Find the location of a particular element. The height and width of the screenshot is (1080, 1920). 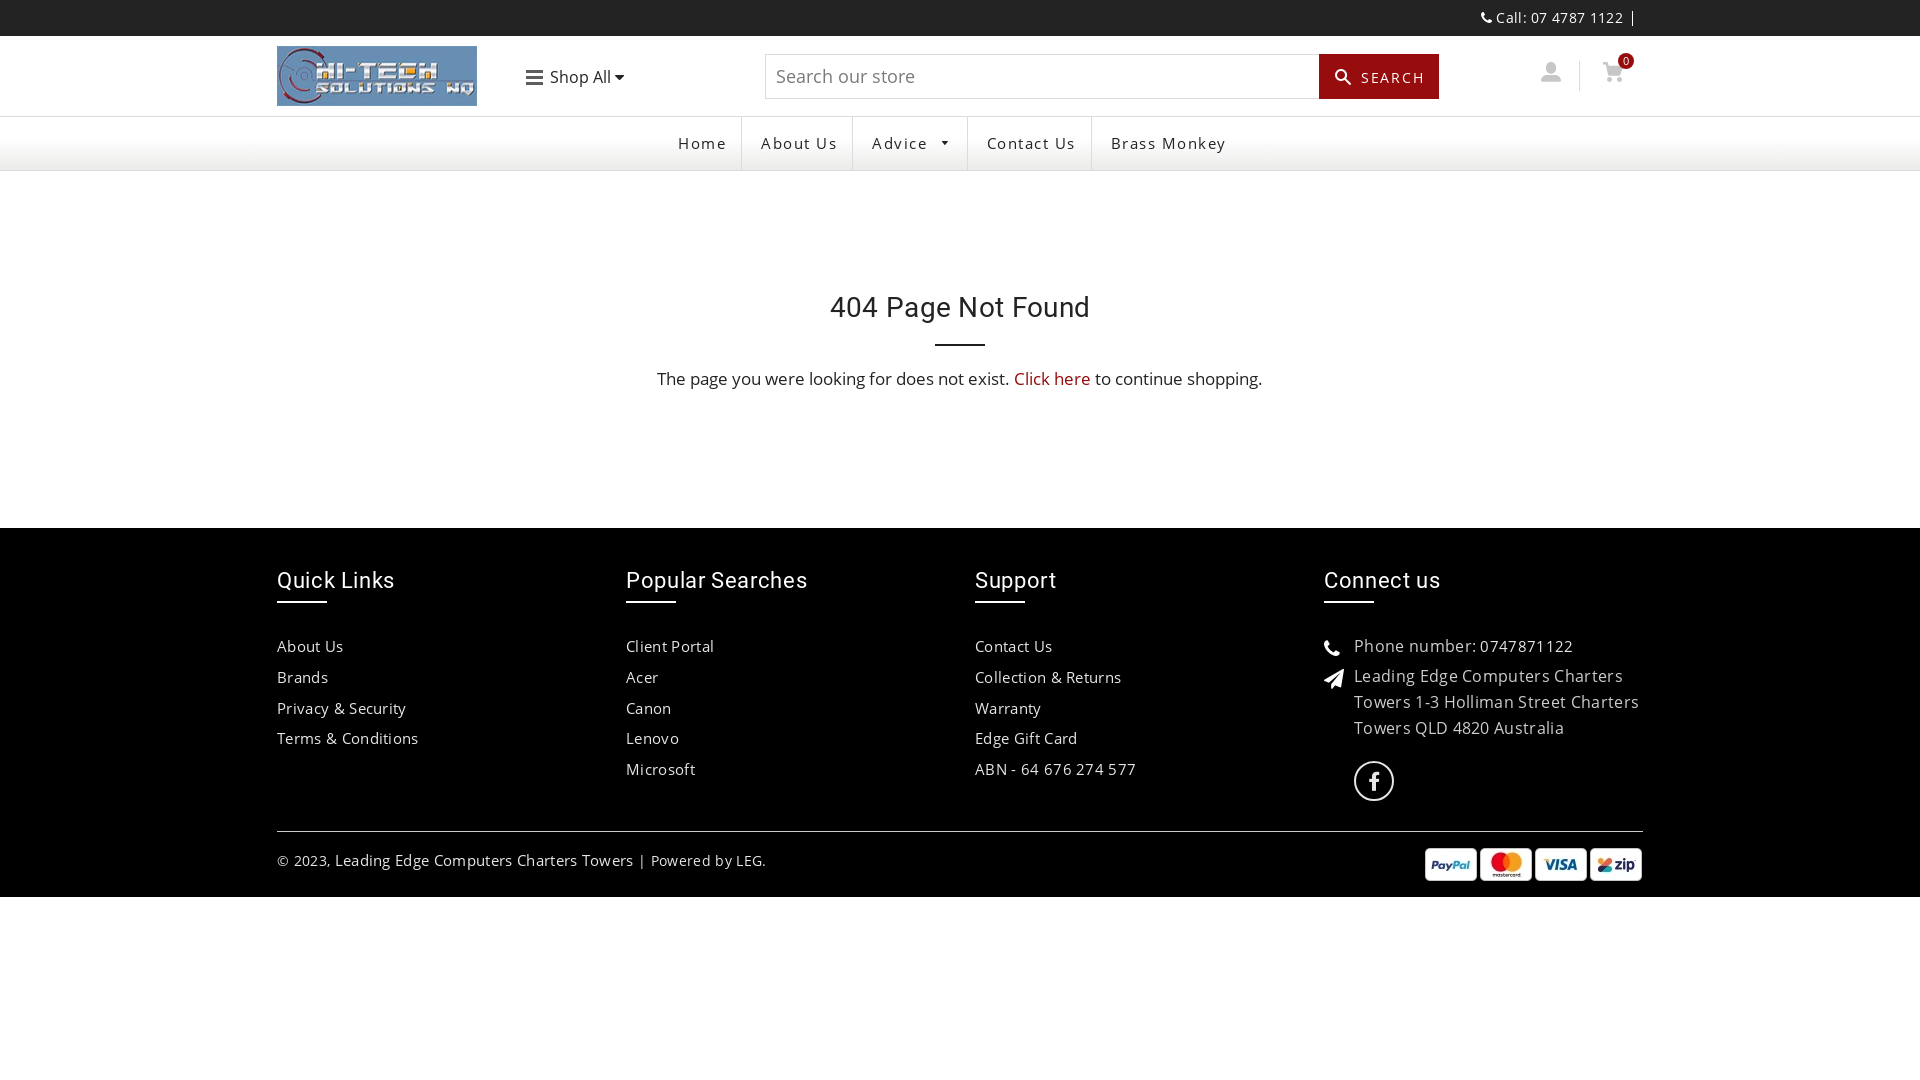

'Advice' is located at coordinates (857, 142).